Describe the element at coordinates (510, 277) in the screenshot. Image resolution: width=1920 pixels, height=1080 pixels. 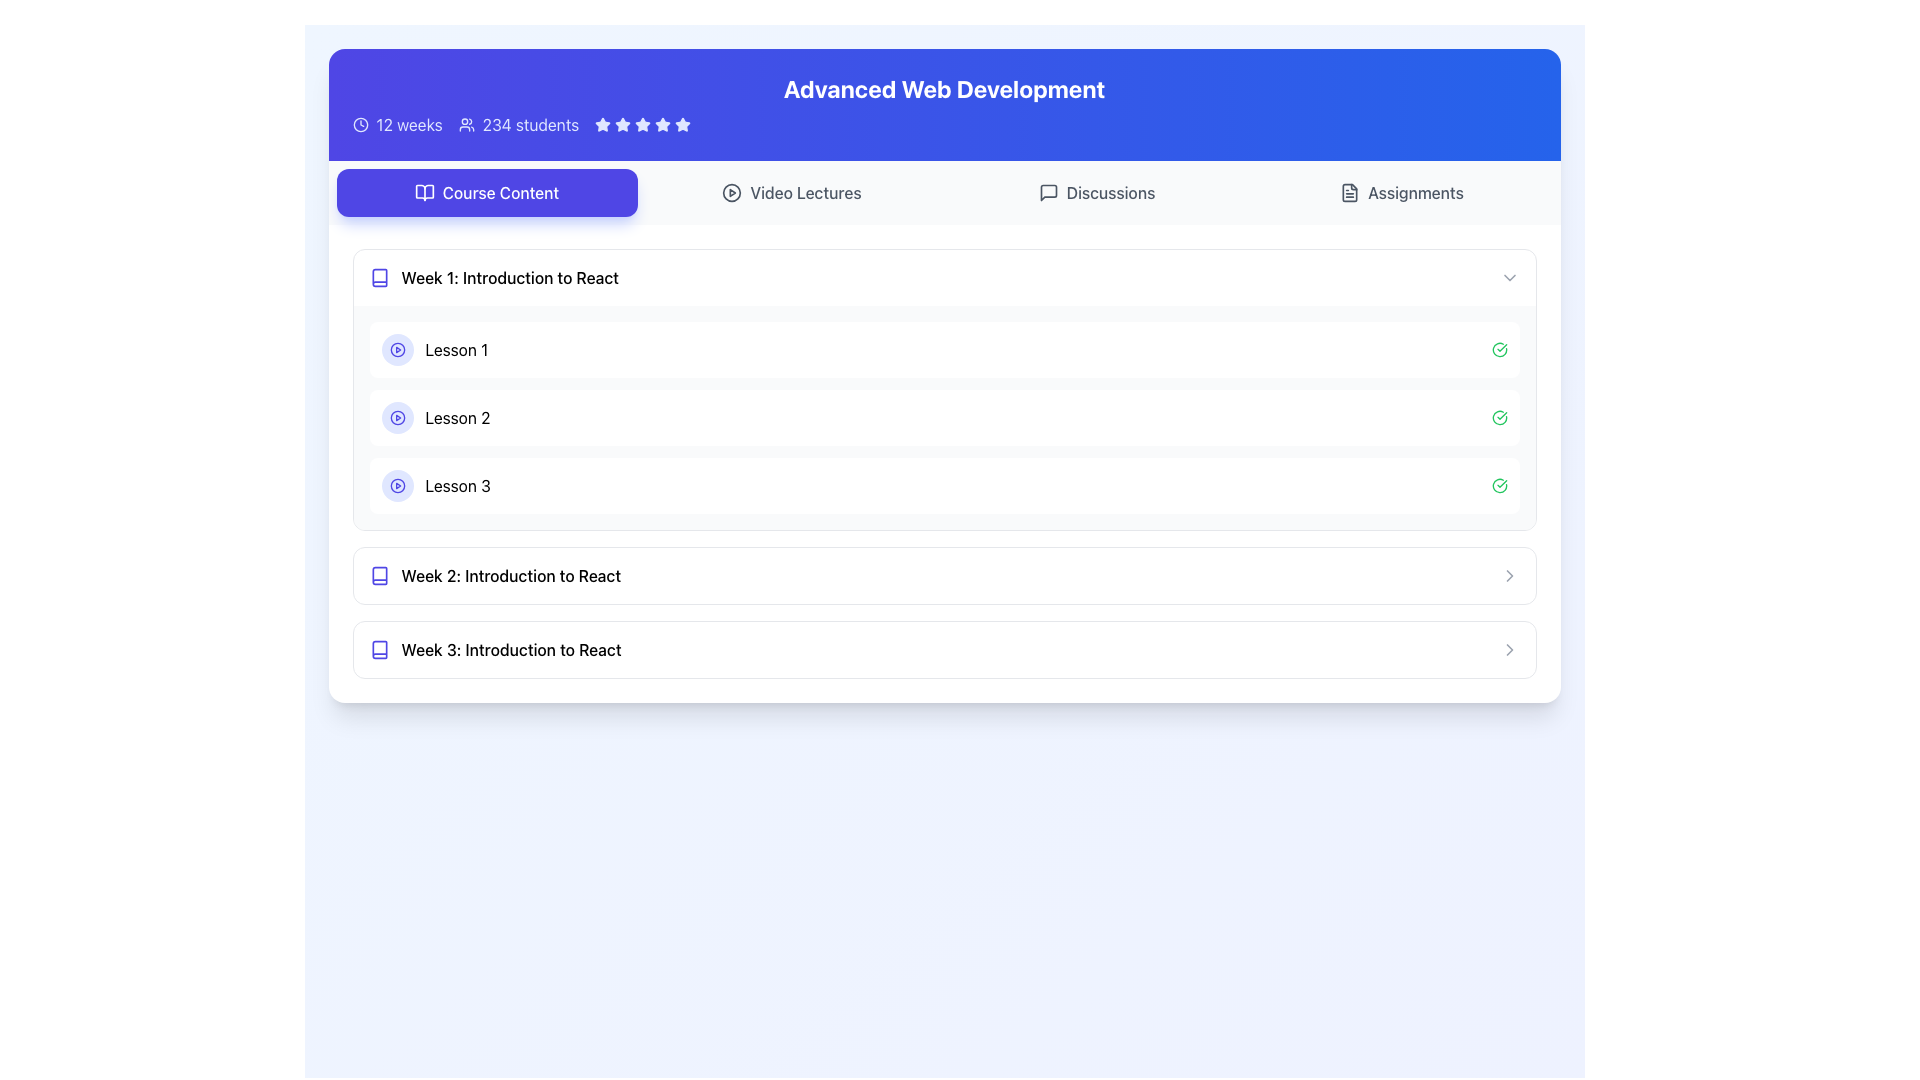
I see `text label 'Week 1: Introduction to React' which serves as the header for the course content section` at that location.